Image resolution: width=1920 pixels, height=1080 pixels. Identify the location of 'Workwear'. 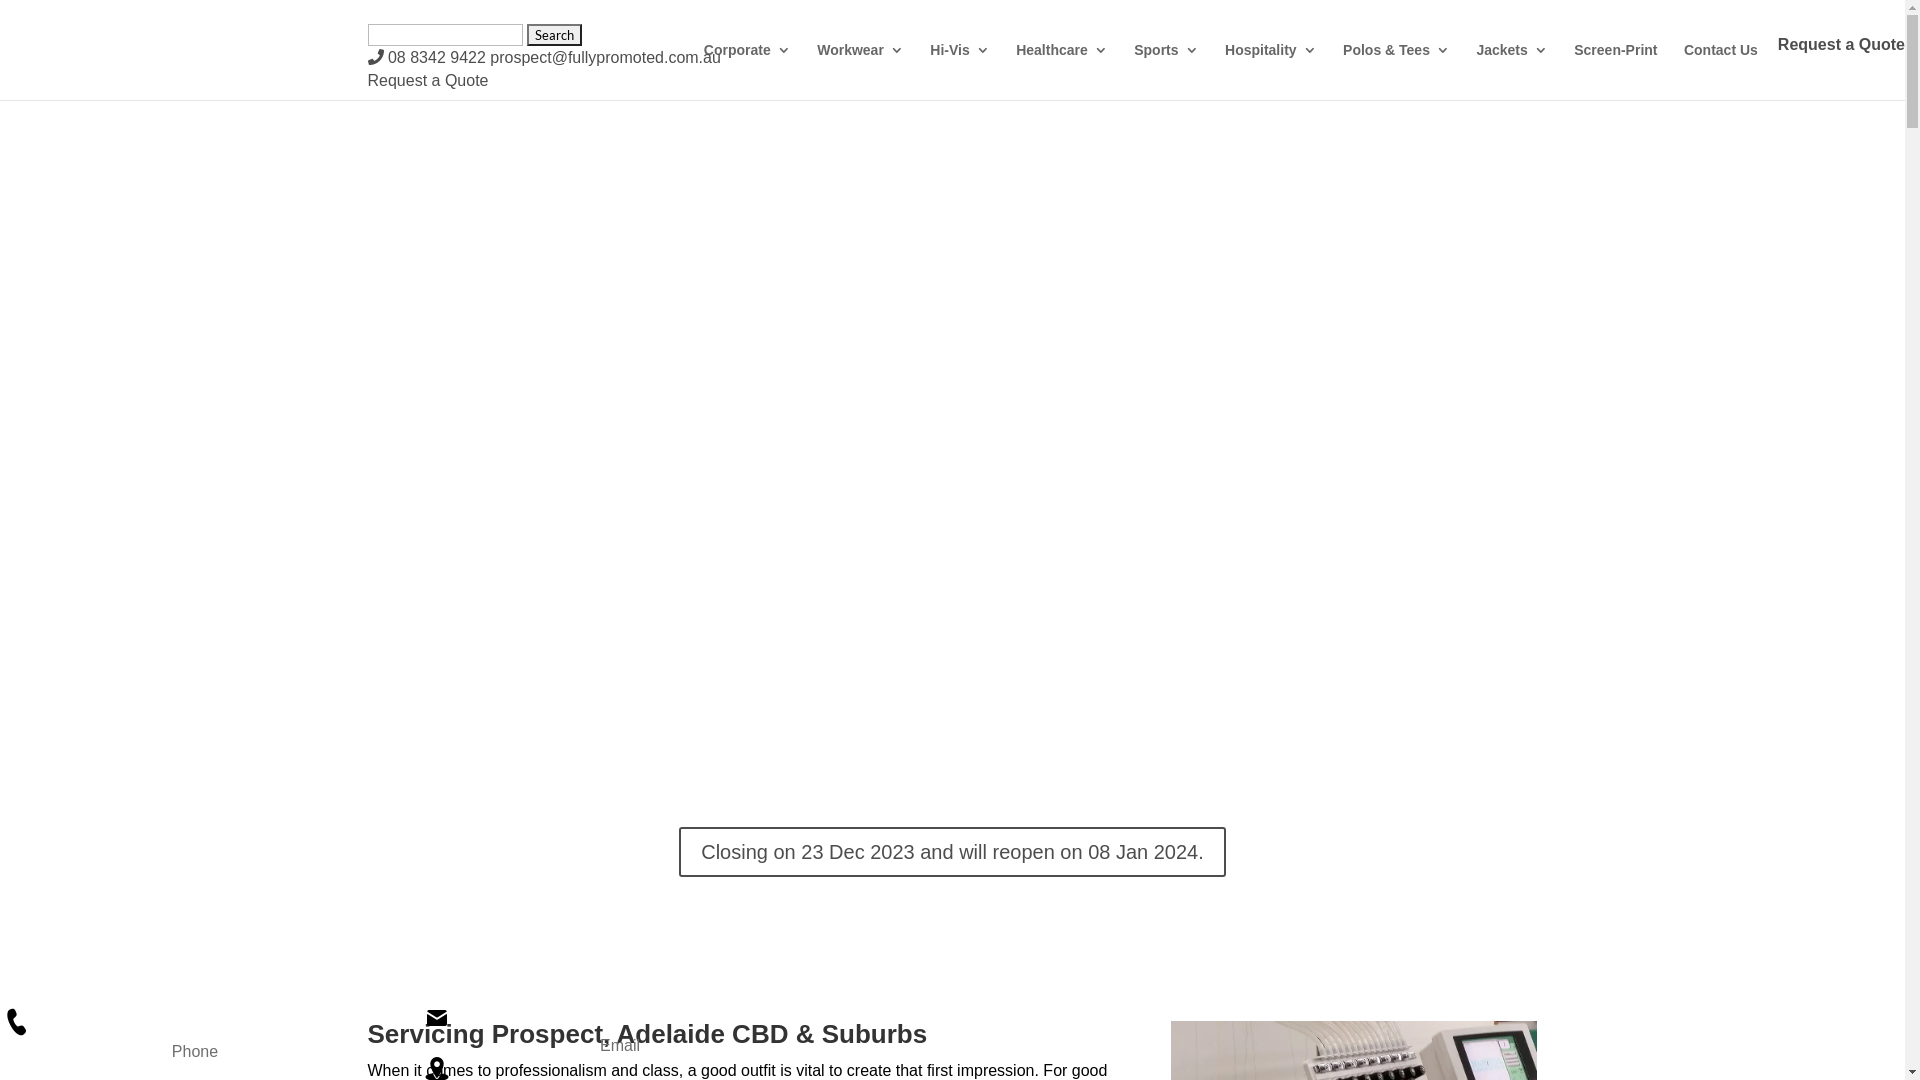
(816, 65).